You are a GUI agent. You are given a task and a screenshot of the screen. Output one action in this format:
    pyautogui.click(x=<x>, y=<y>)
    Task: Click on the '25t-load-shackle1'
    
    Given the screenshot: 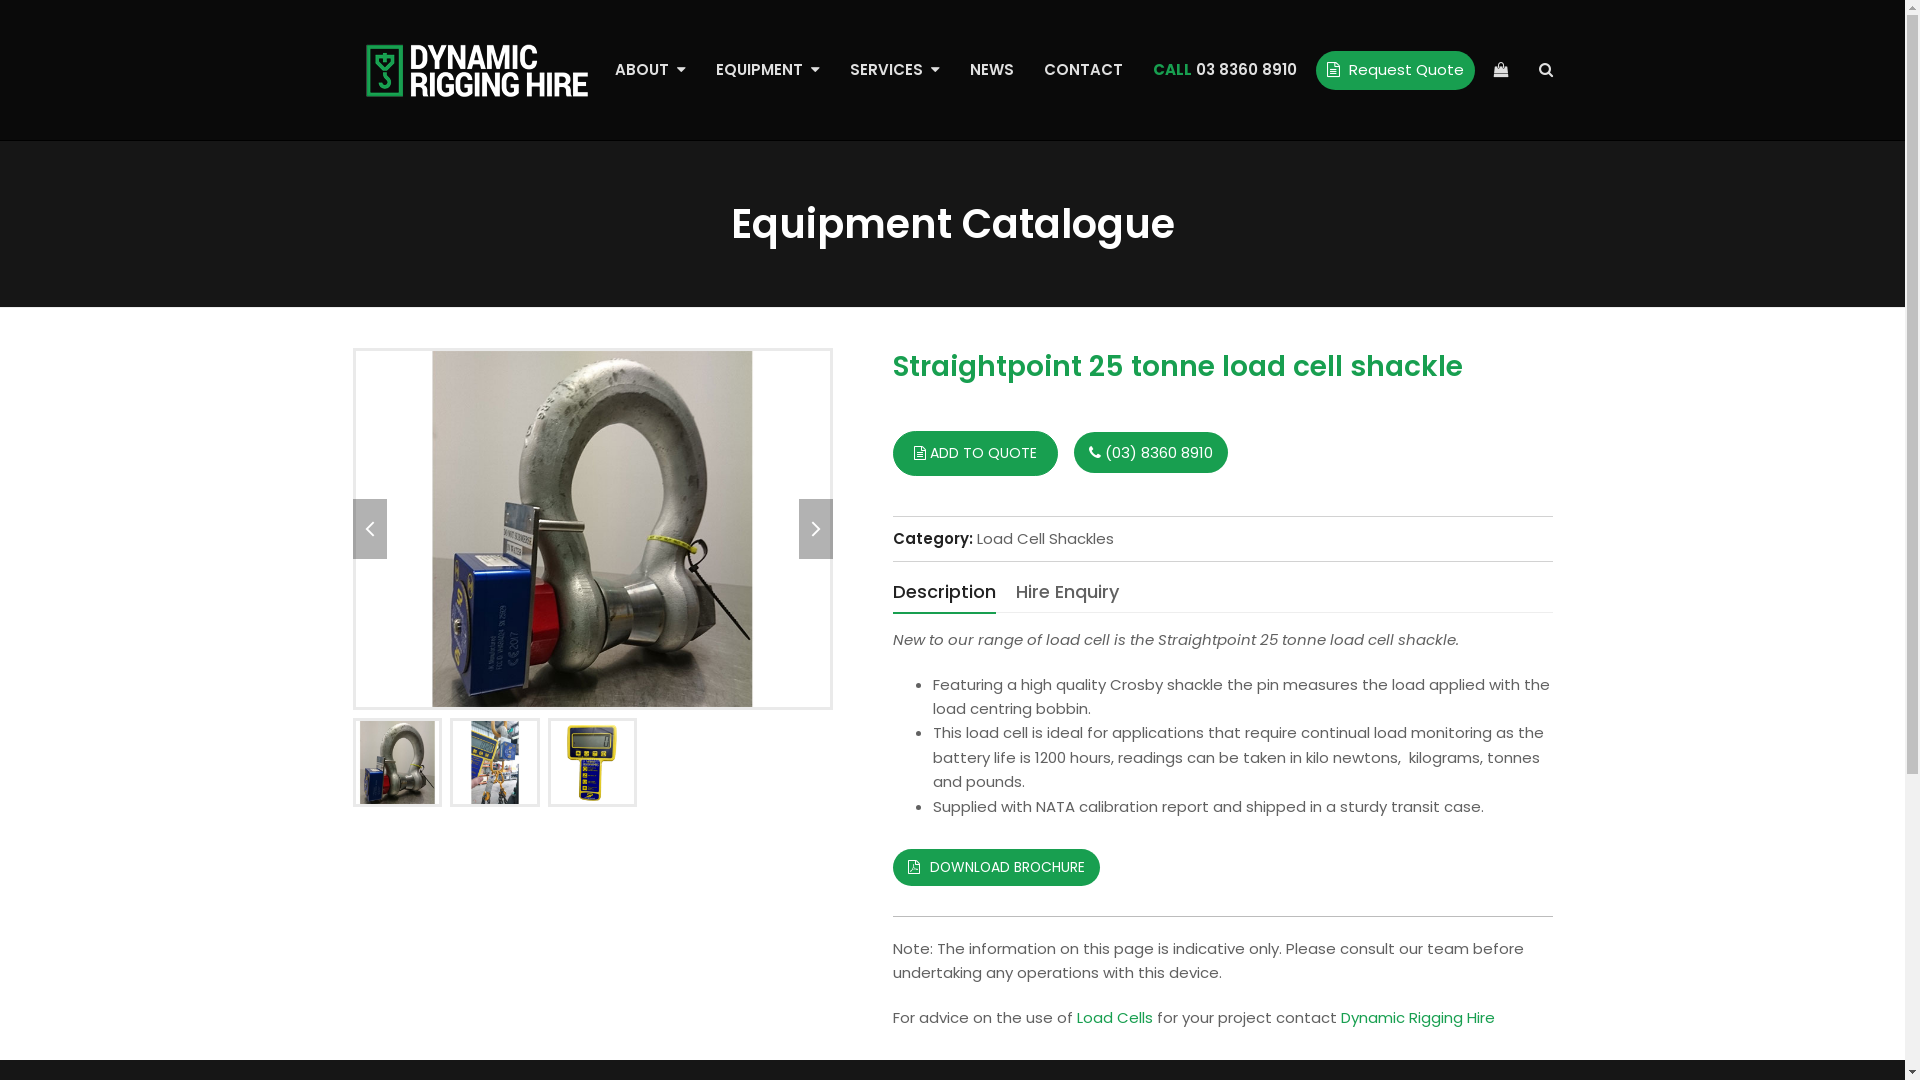 What is the action you would take?
    pyautogui.click(x=590, y=527)
    